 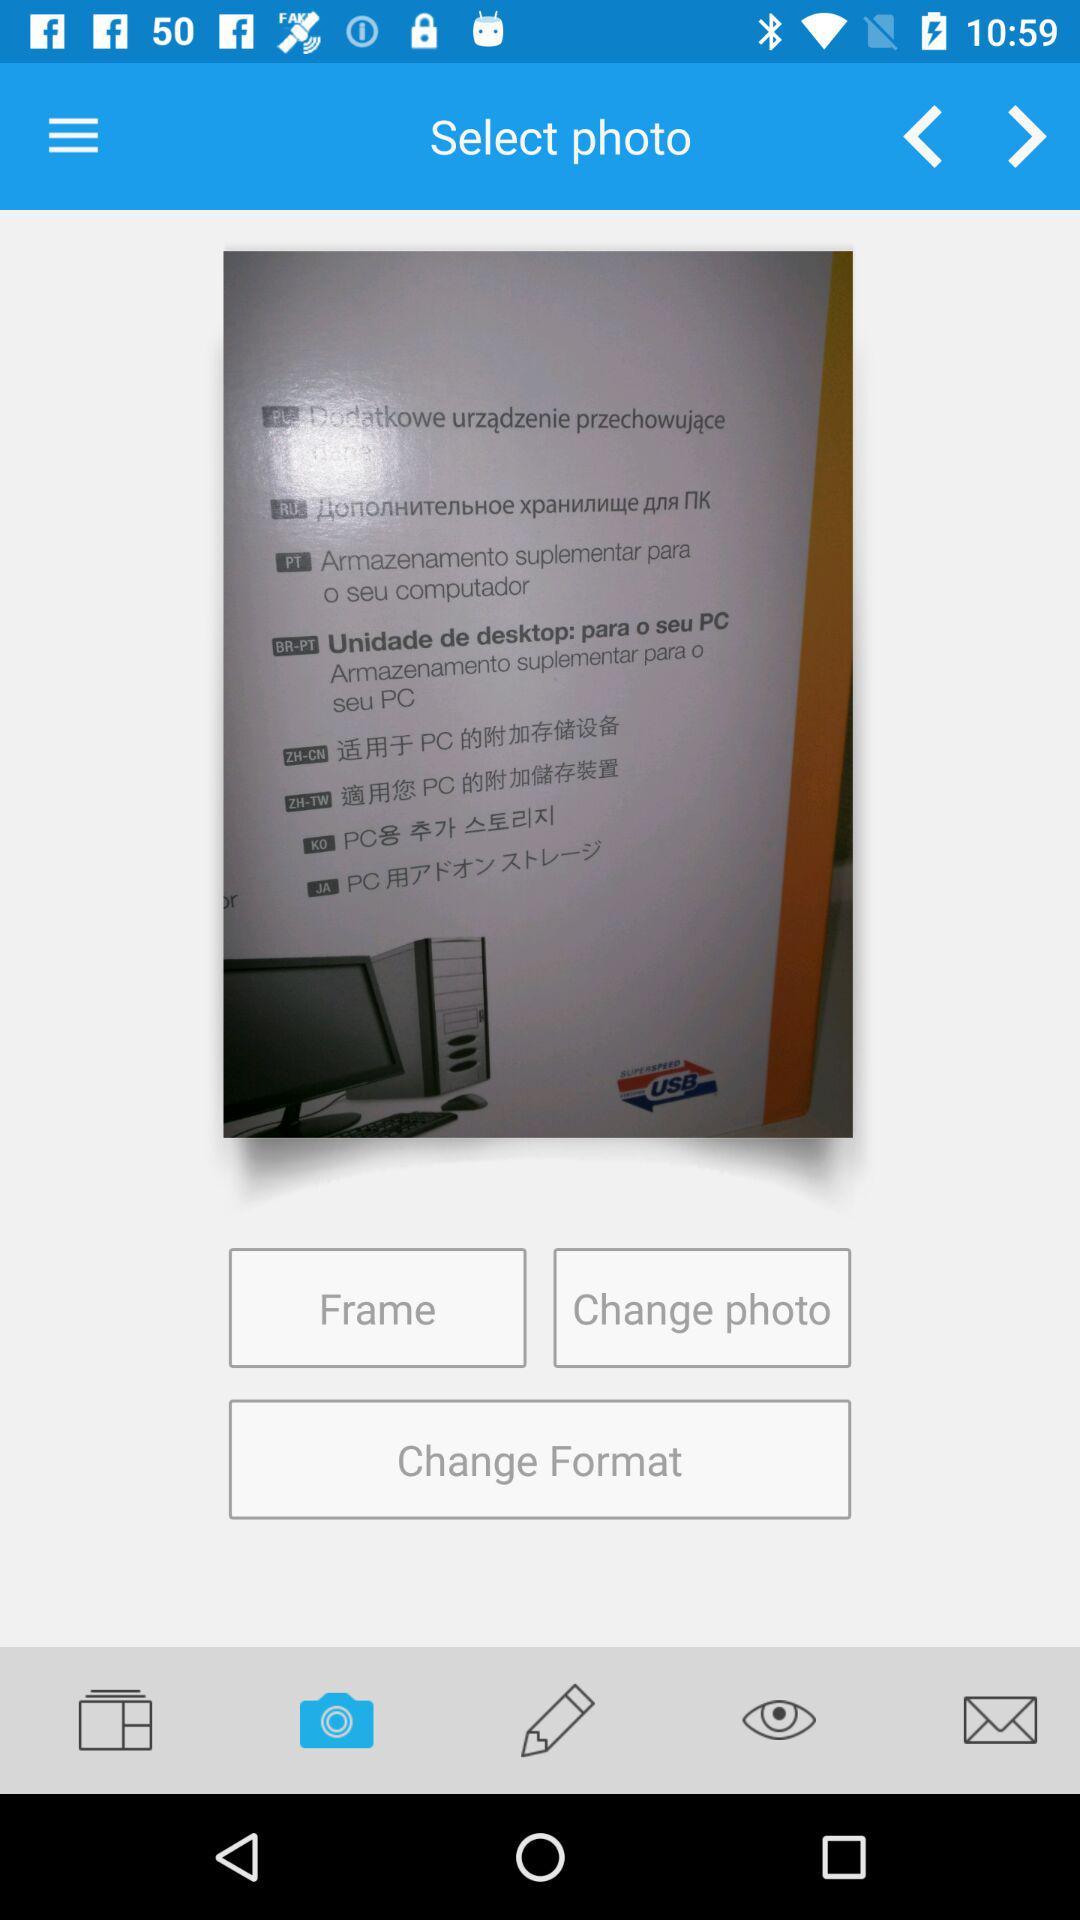 What do you see at coordinates (922, 135) in the screenshot?
I see `open previous photo` at bounding box center [922, 135].